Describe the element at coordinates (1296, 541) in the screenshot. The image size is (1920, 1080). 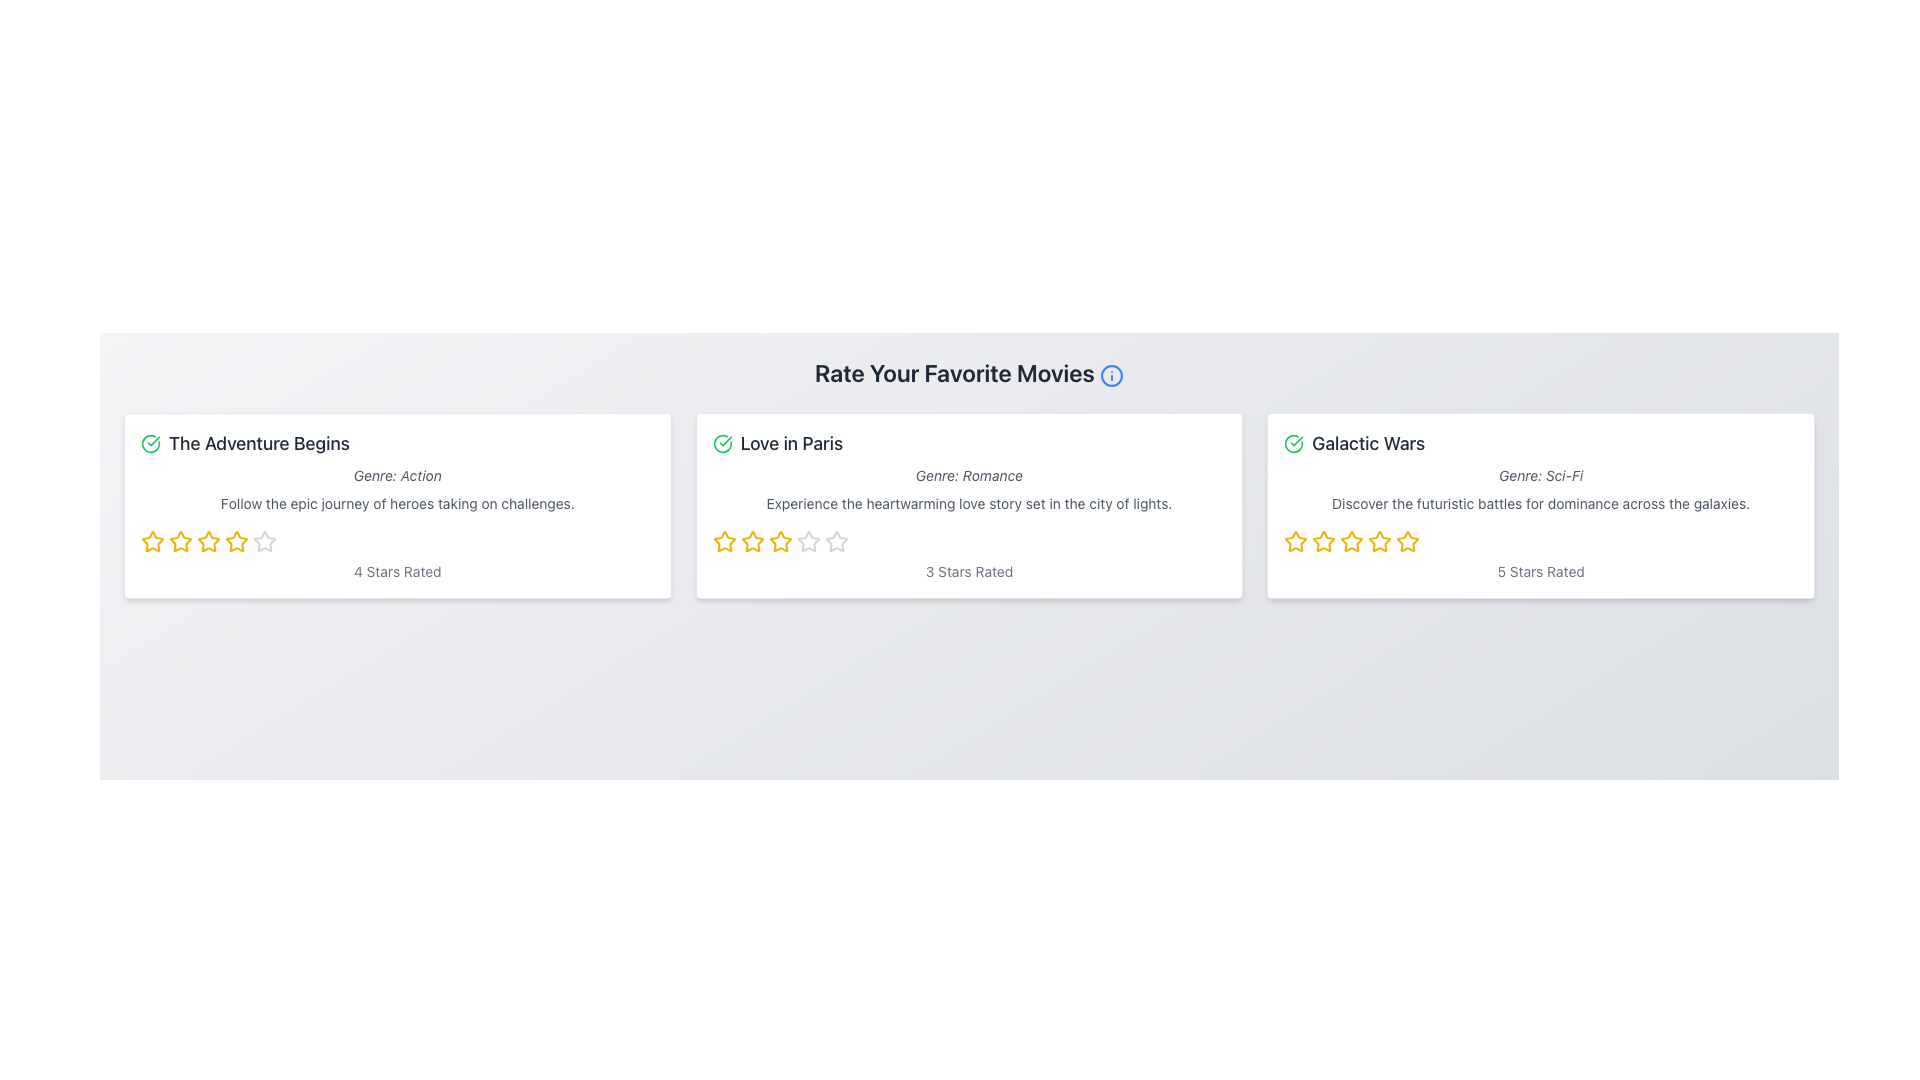
I see `the first Rating Star Icon for the movie 'Galactic Wars'` at that location.